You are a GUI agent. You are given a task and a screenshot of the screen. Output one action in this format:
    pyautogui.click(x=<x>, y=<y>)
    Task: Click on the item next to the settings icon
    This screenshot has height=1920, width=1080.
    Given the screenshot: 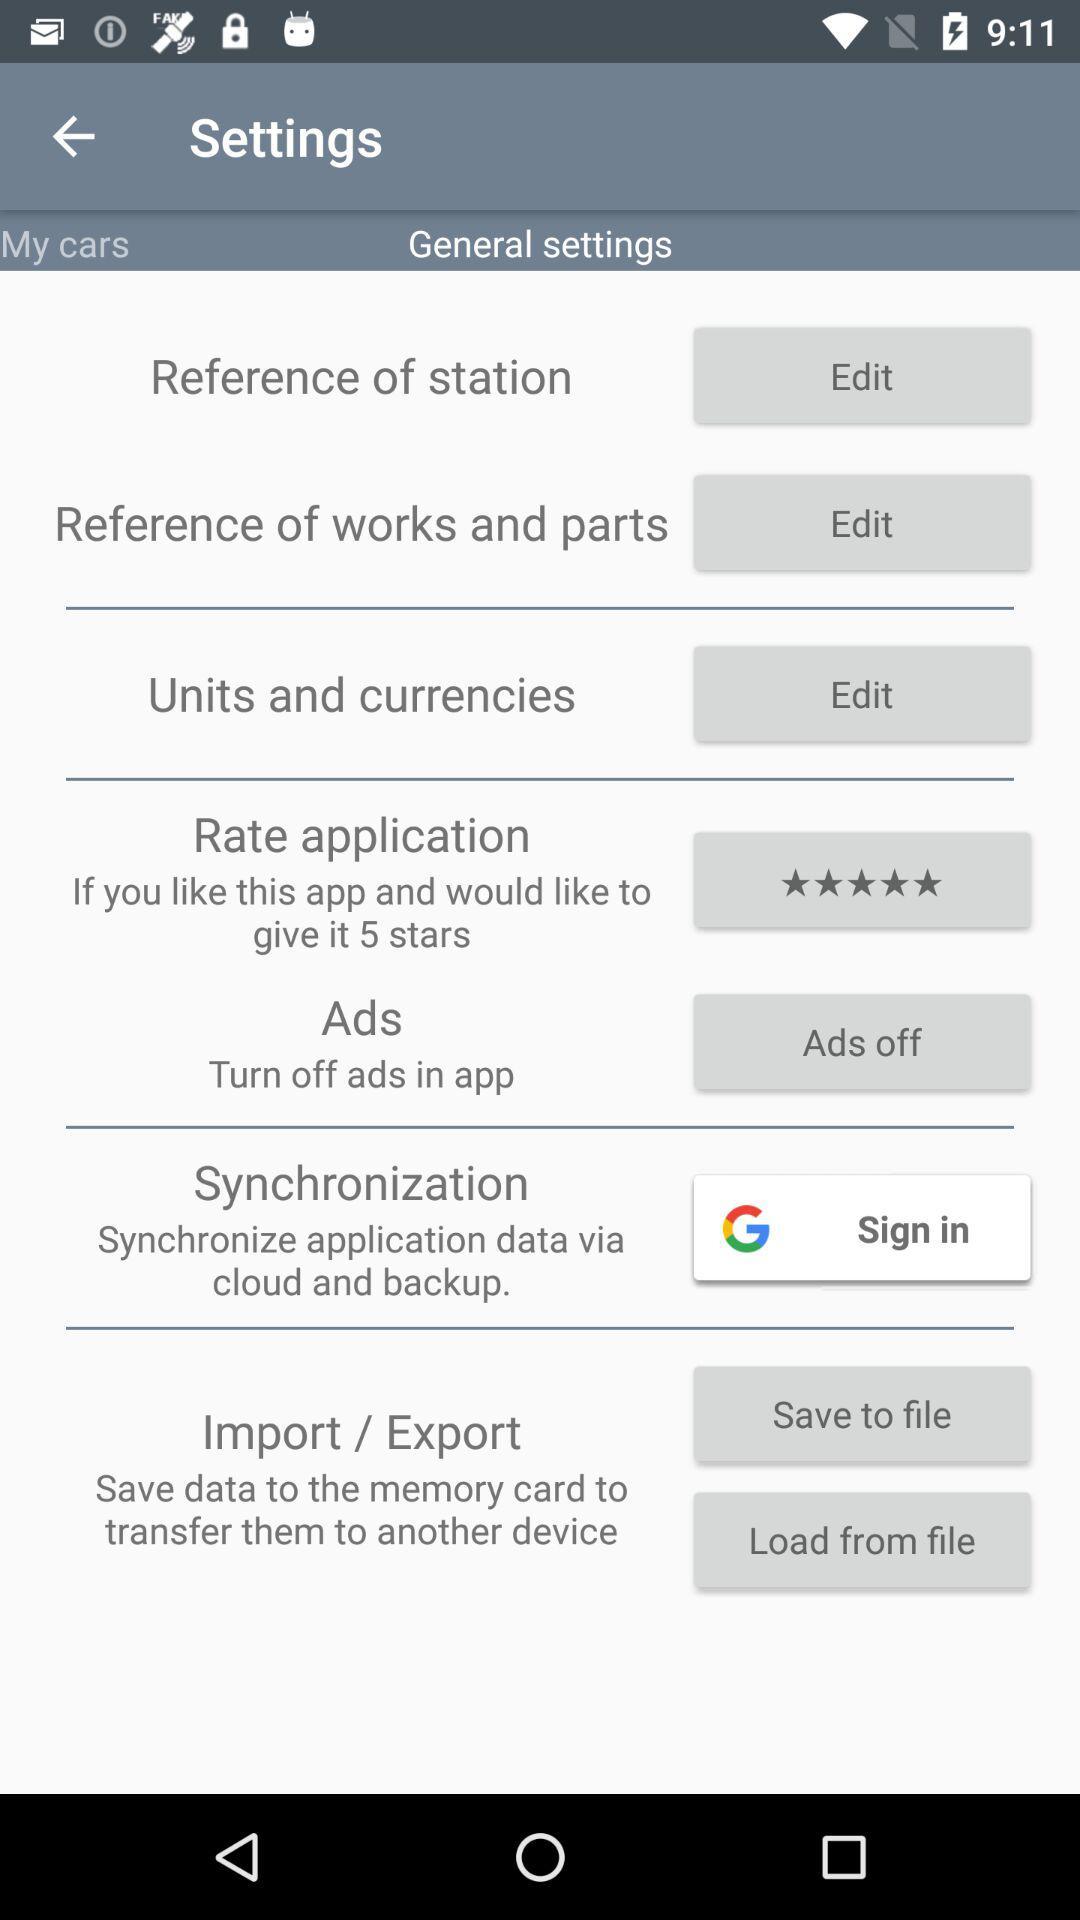 What is the action you would take?
    pyautogui.click(x=72, y=135)
    